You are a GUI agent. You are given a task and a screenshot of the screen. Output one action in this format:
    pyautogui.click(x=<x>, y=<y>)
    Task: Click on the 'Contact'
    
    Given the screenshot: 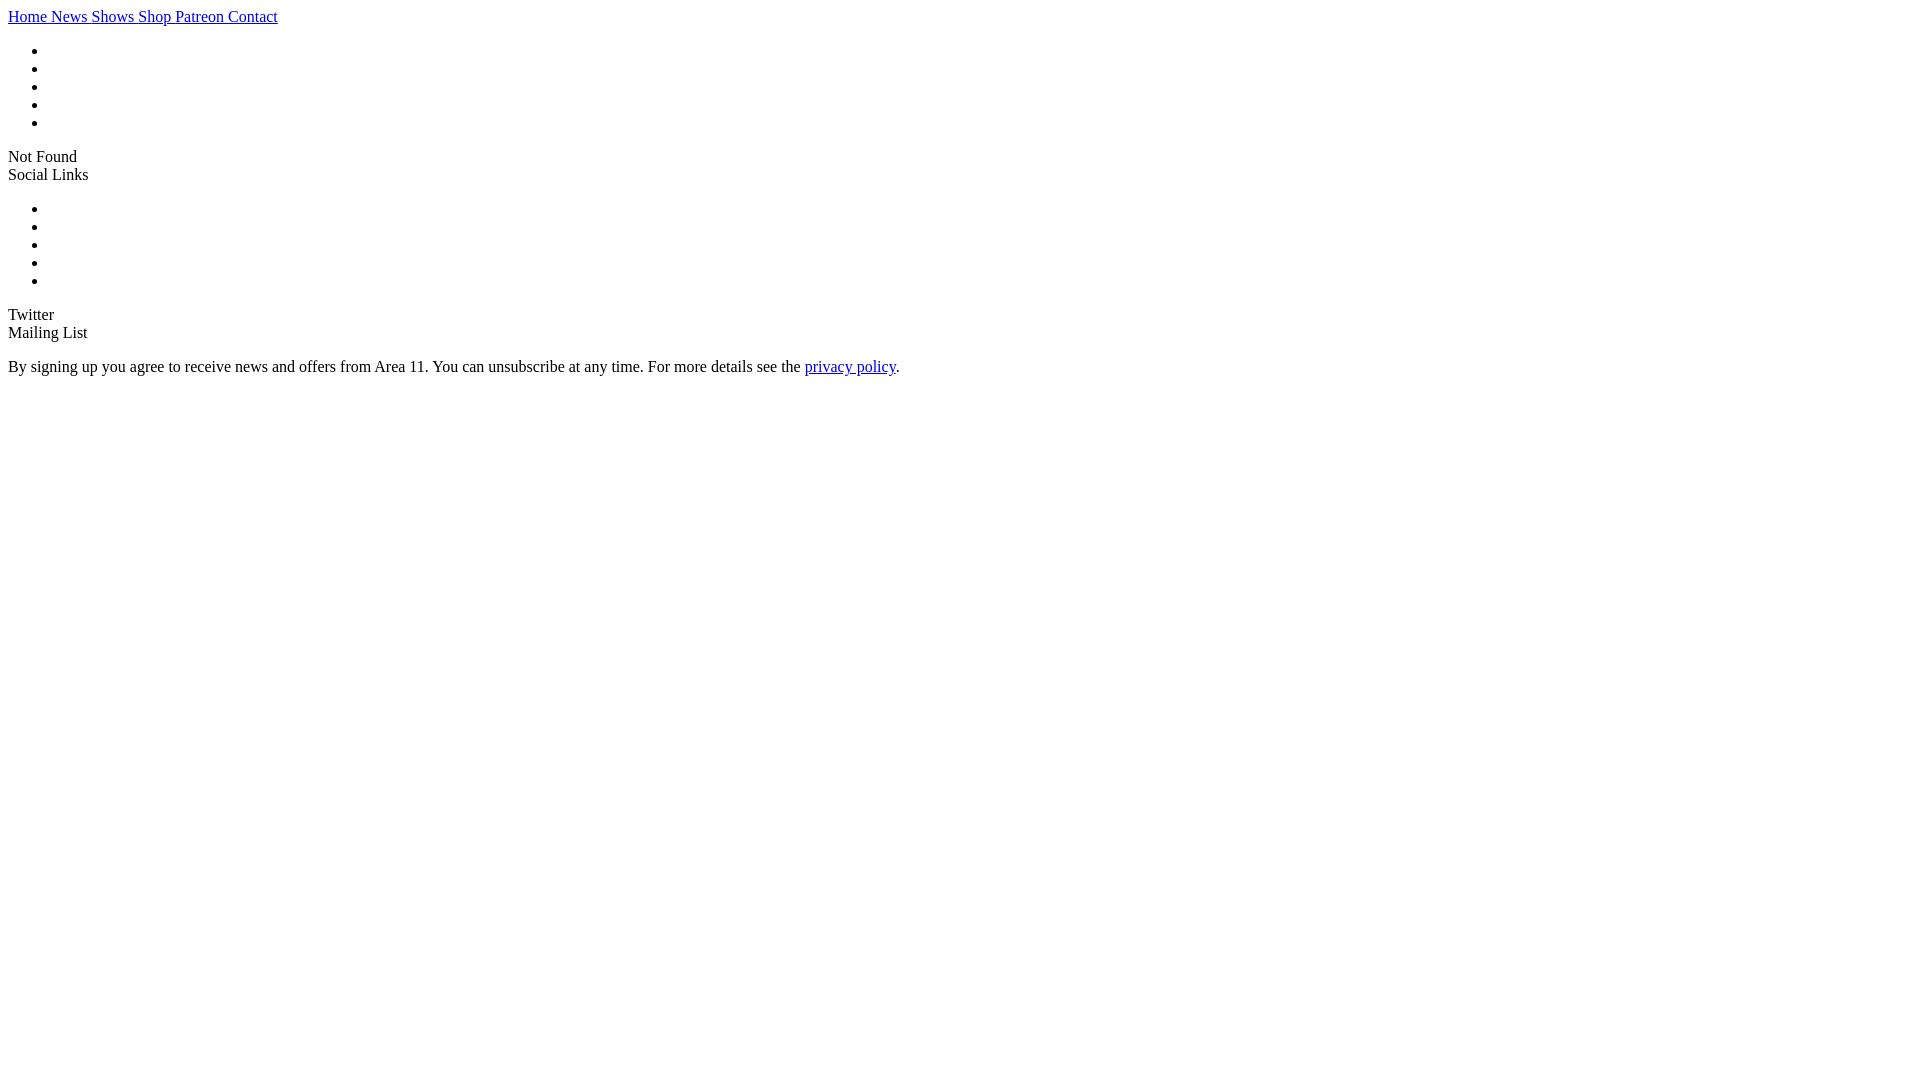 What is the action you would take?
    pyautogui.click(x=227, y=16)
    